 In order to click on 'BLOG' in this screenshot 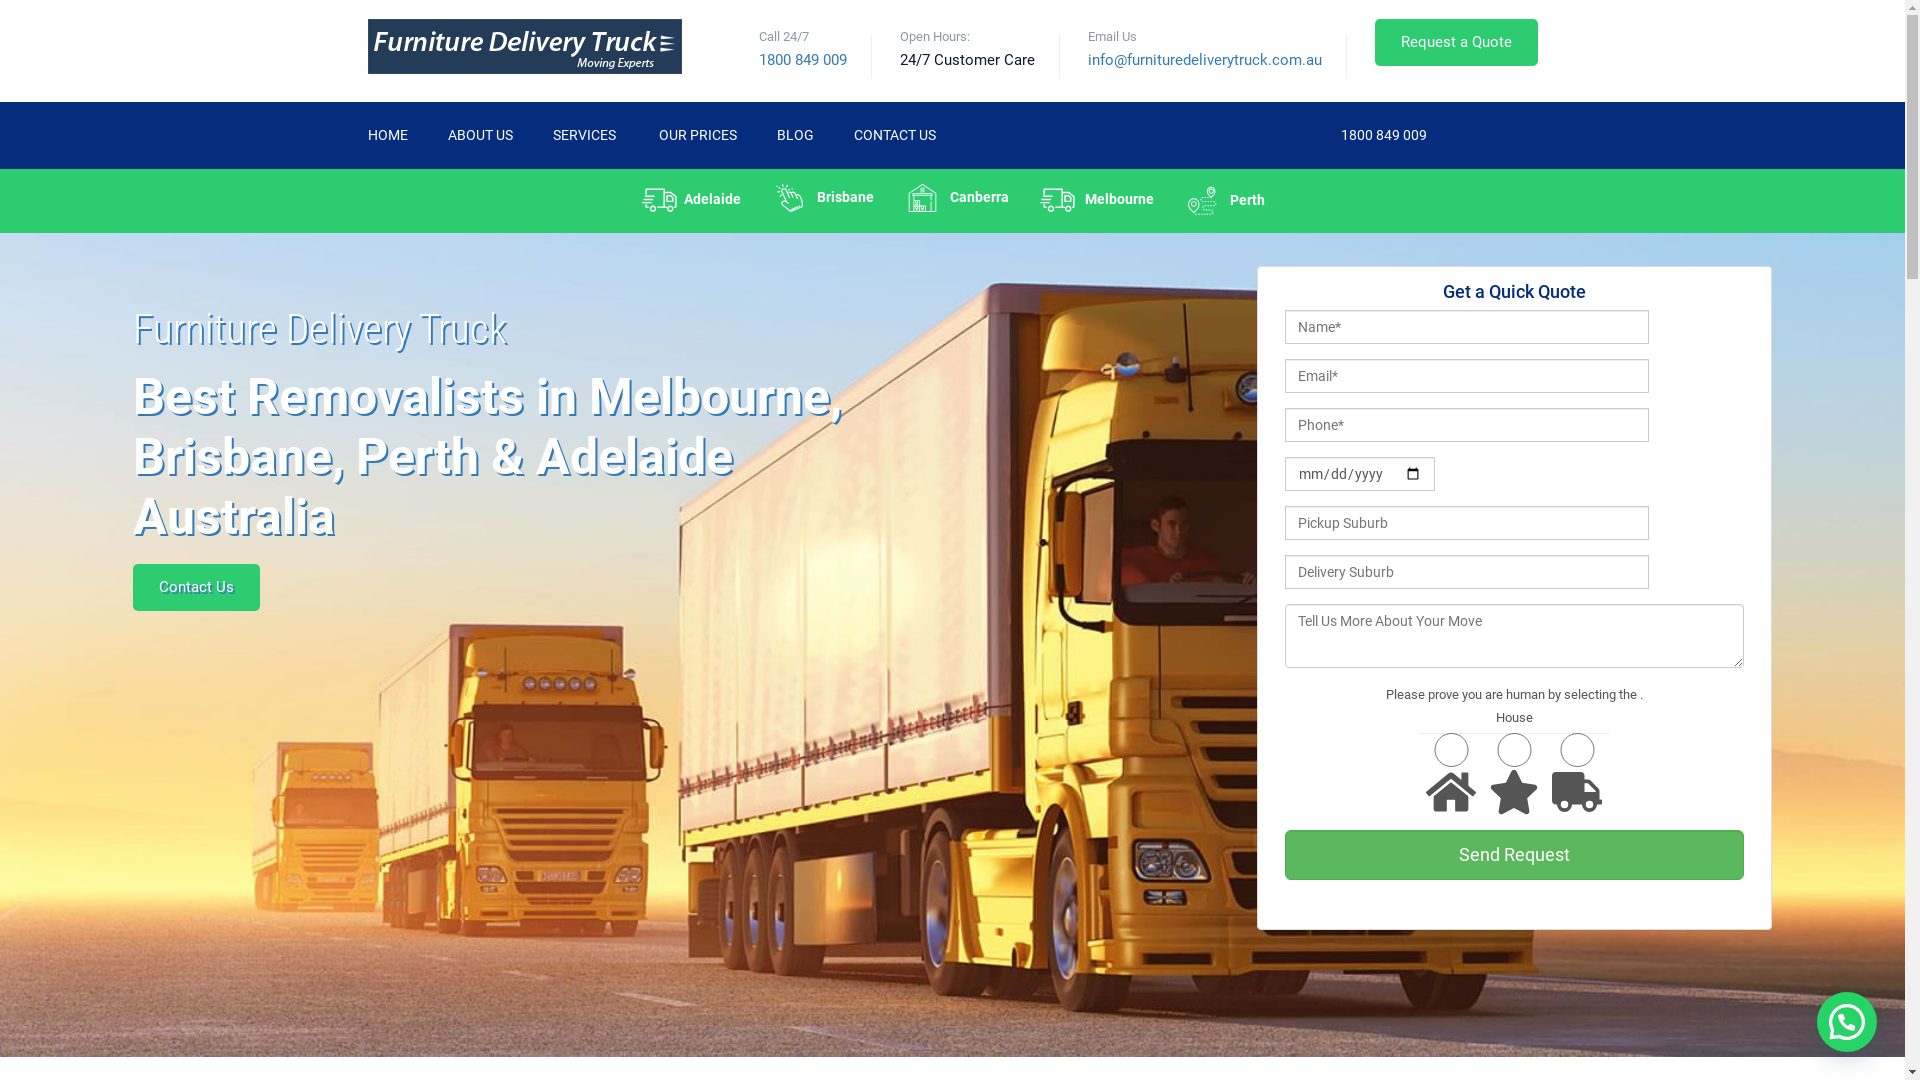, I will do `click(793, 135)`.